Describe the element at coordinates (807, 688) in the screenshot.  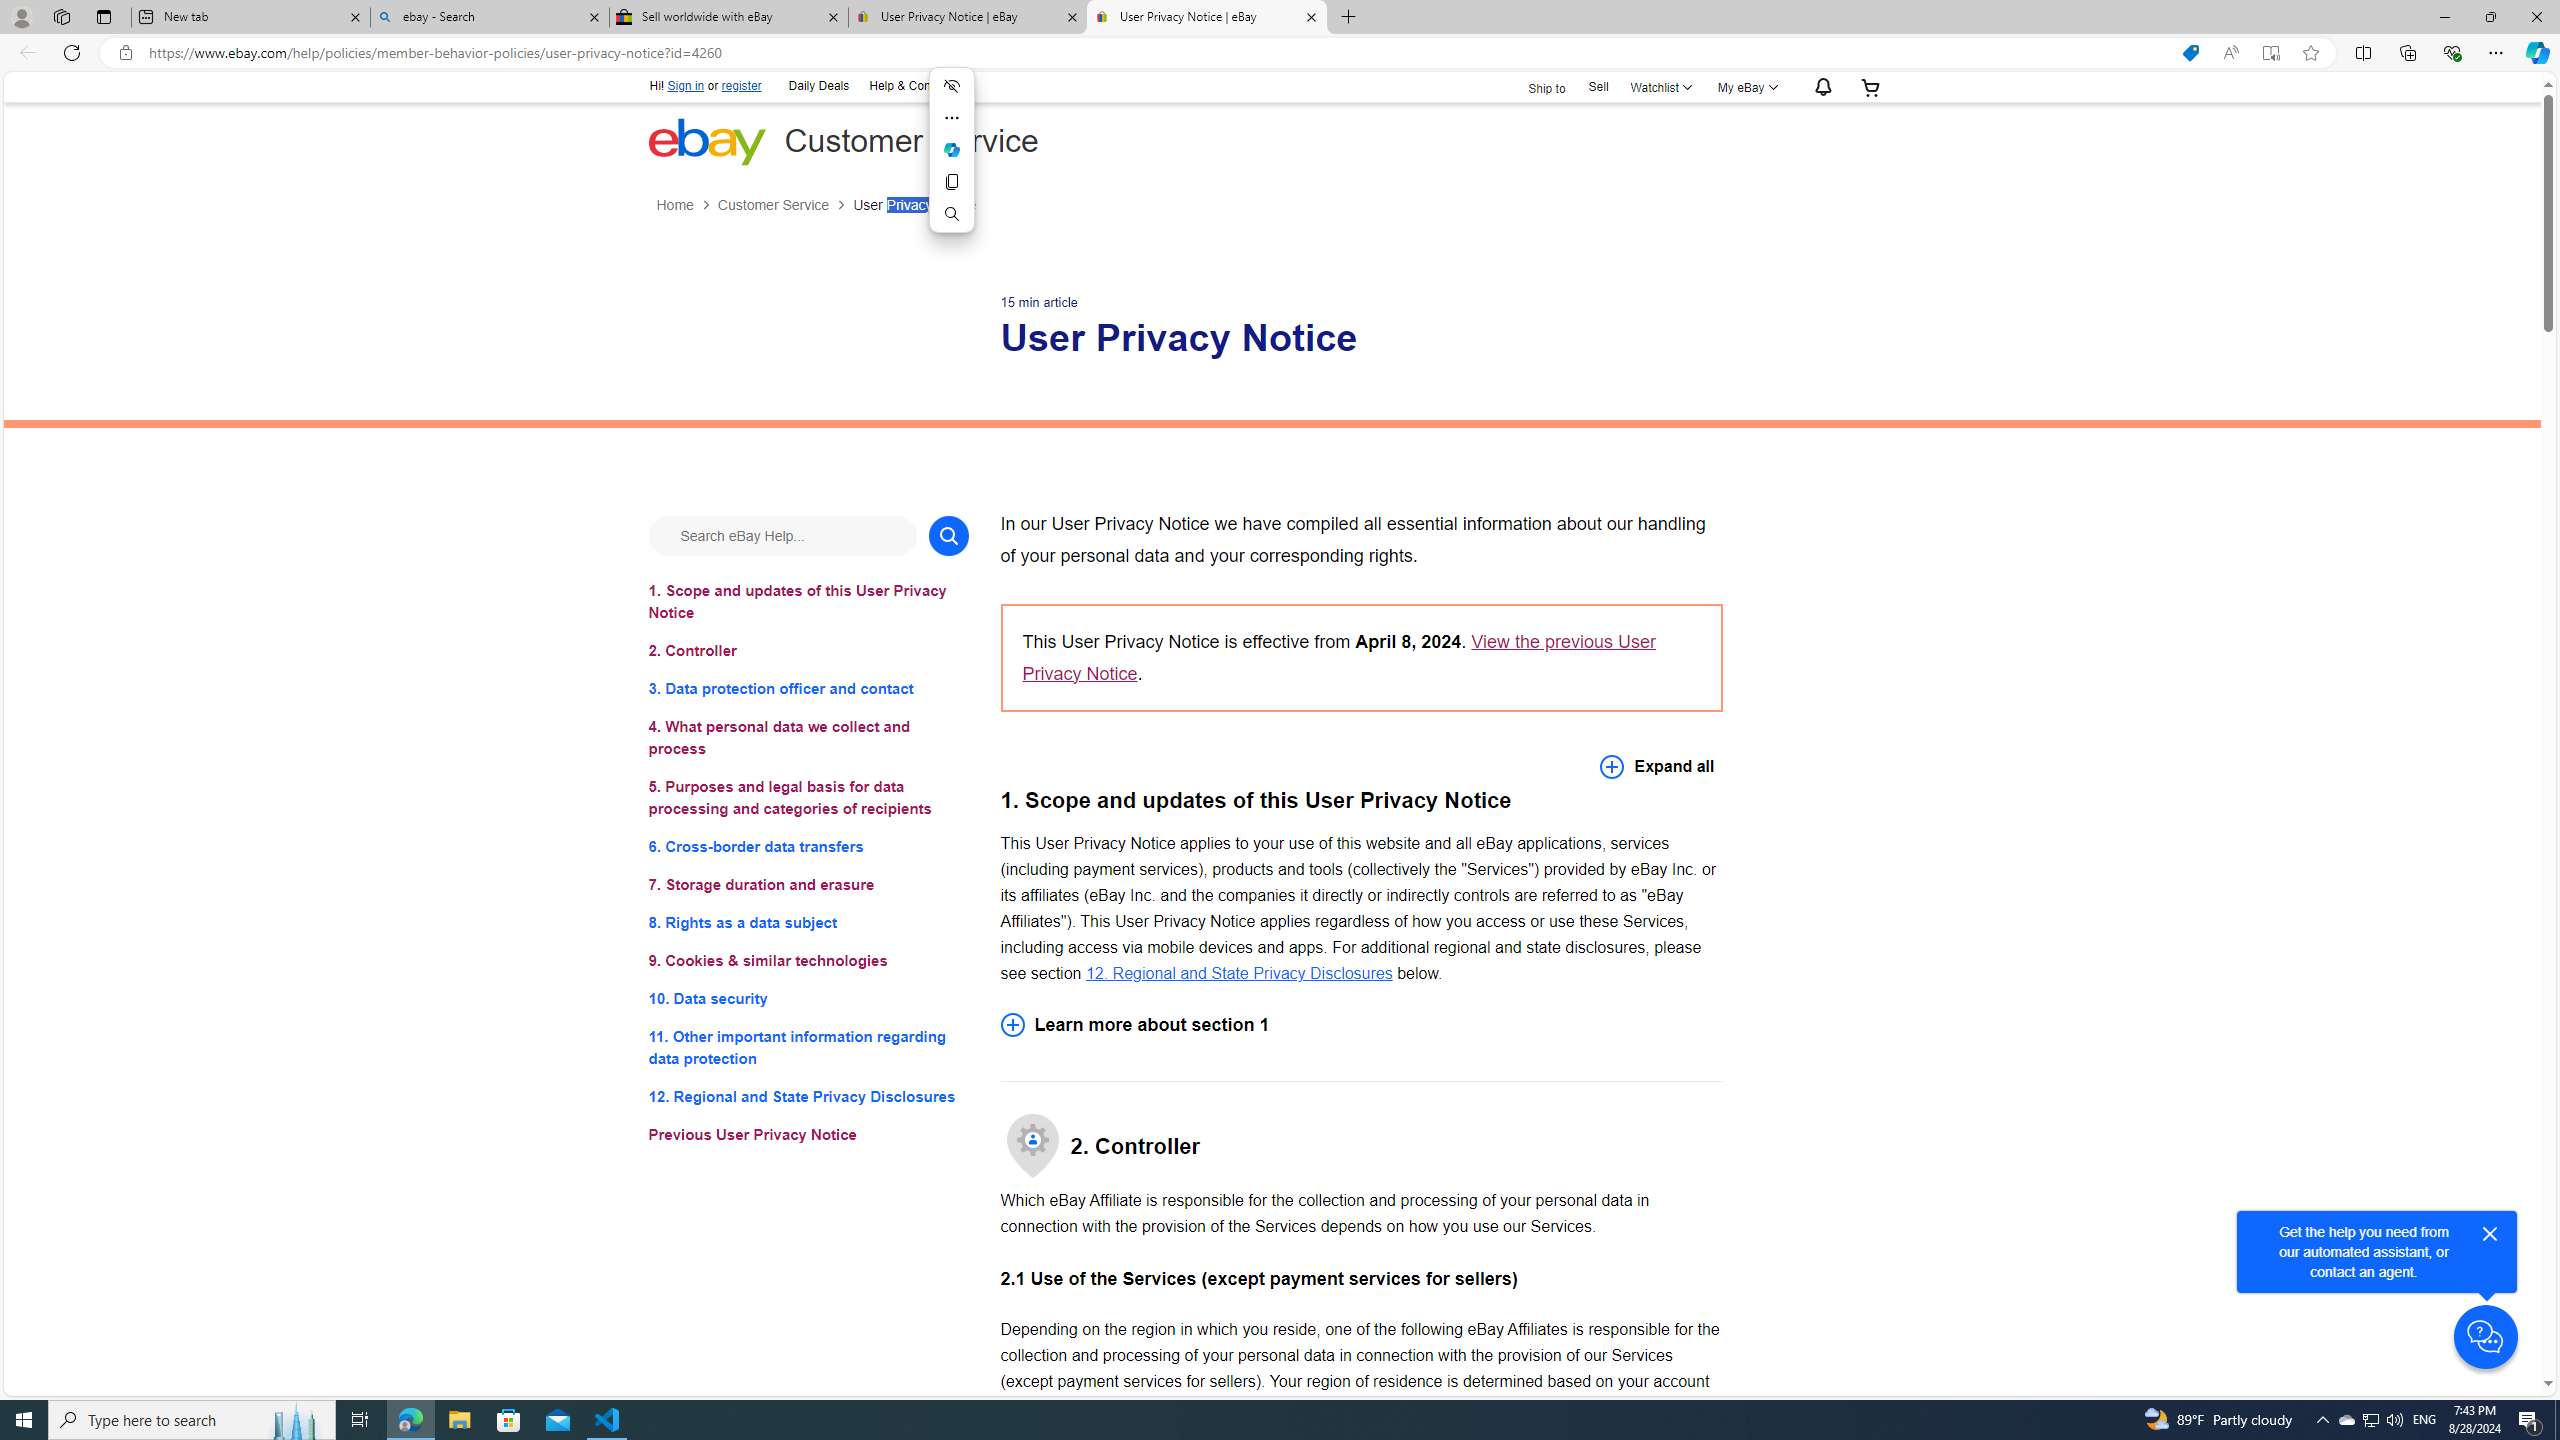
I see `'3. Data protection officer and contact'` at that location.